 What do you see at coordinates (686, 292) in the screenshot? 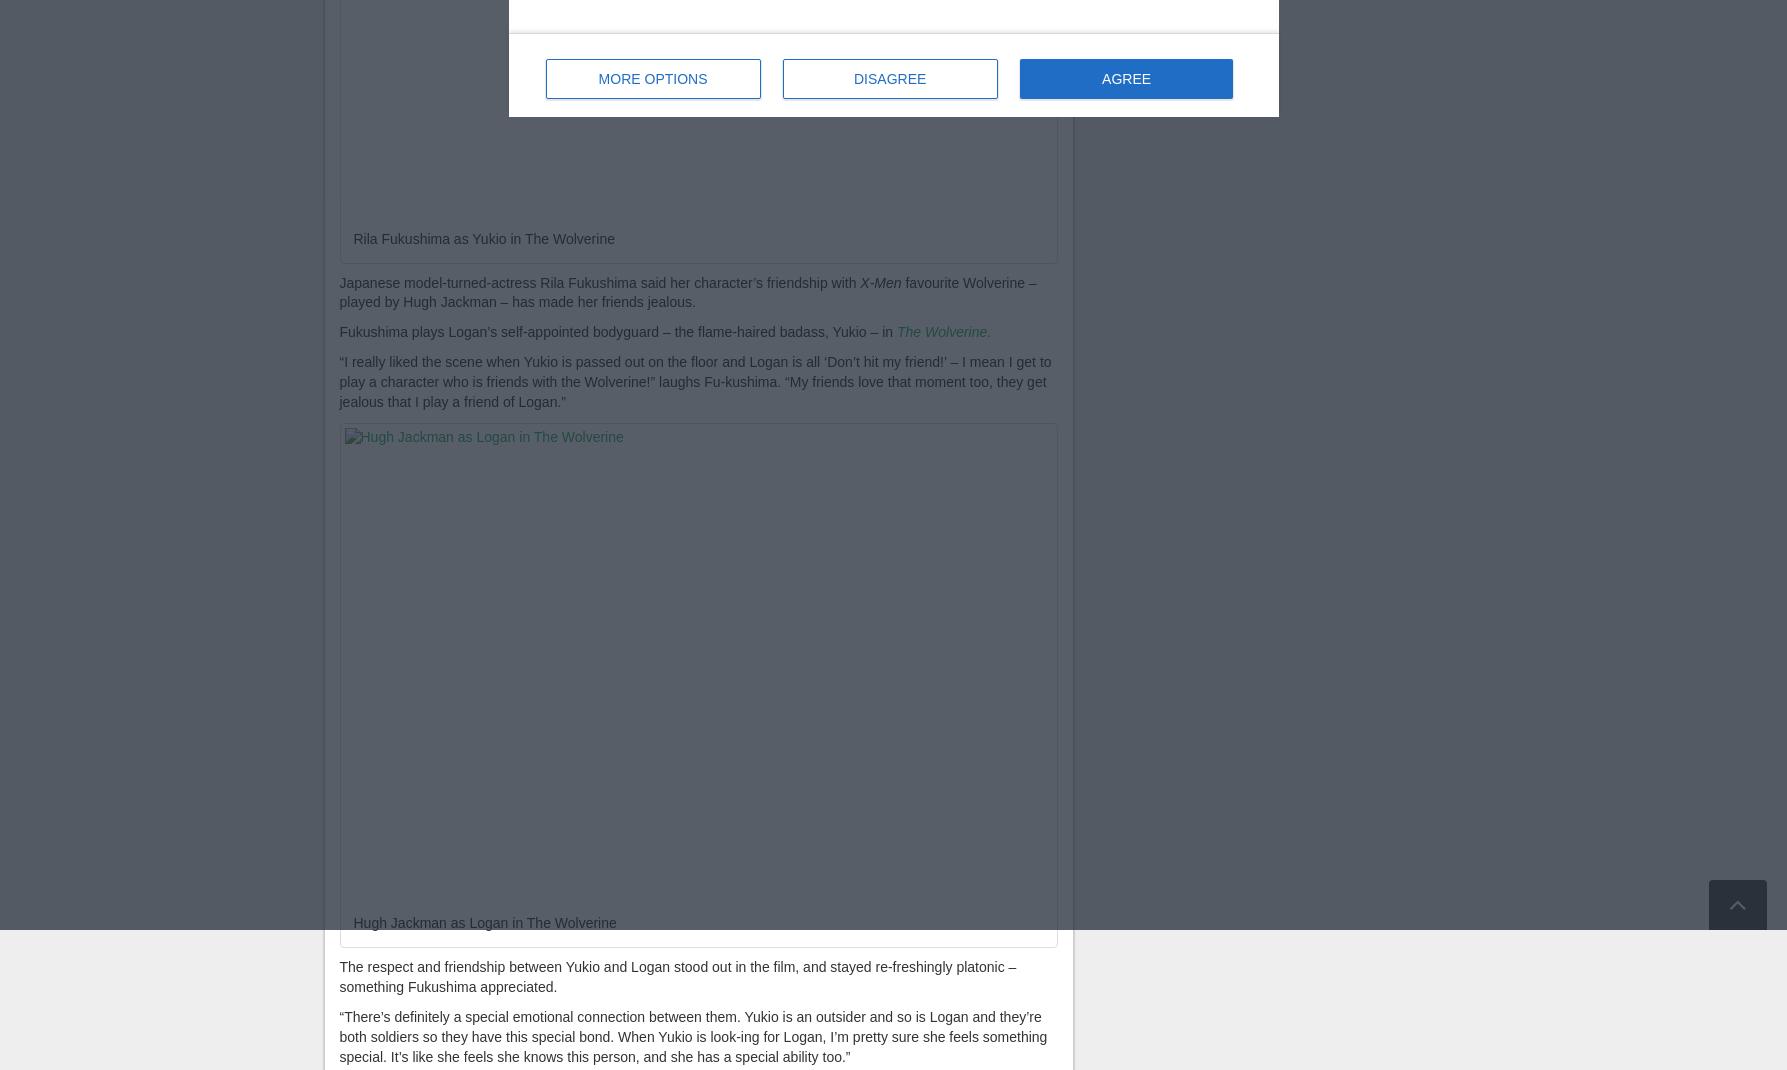
I see `'favourite Wolverine – played by Hugh Jackman – has made her friends jealous.'` at bounding box center [686, 292].